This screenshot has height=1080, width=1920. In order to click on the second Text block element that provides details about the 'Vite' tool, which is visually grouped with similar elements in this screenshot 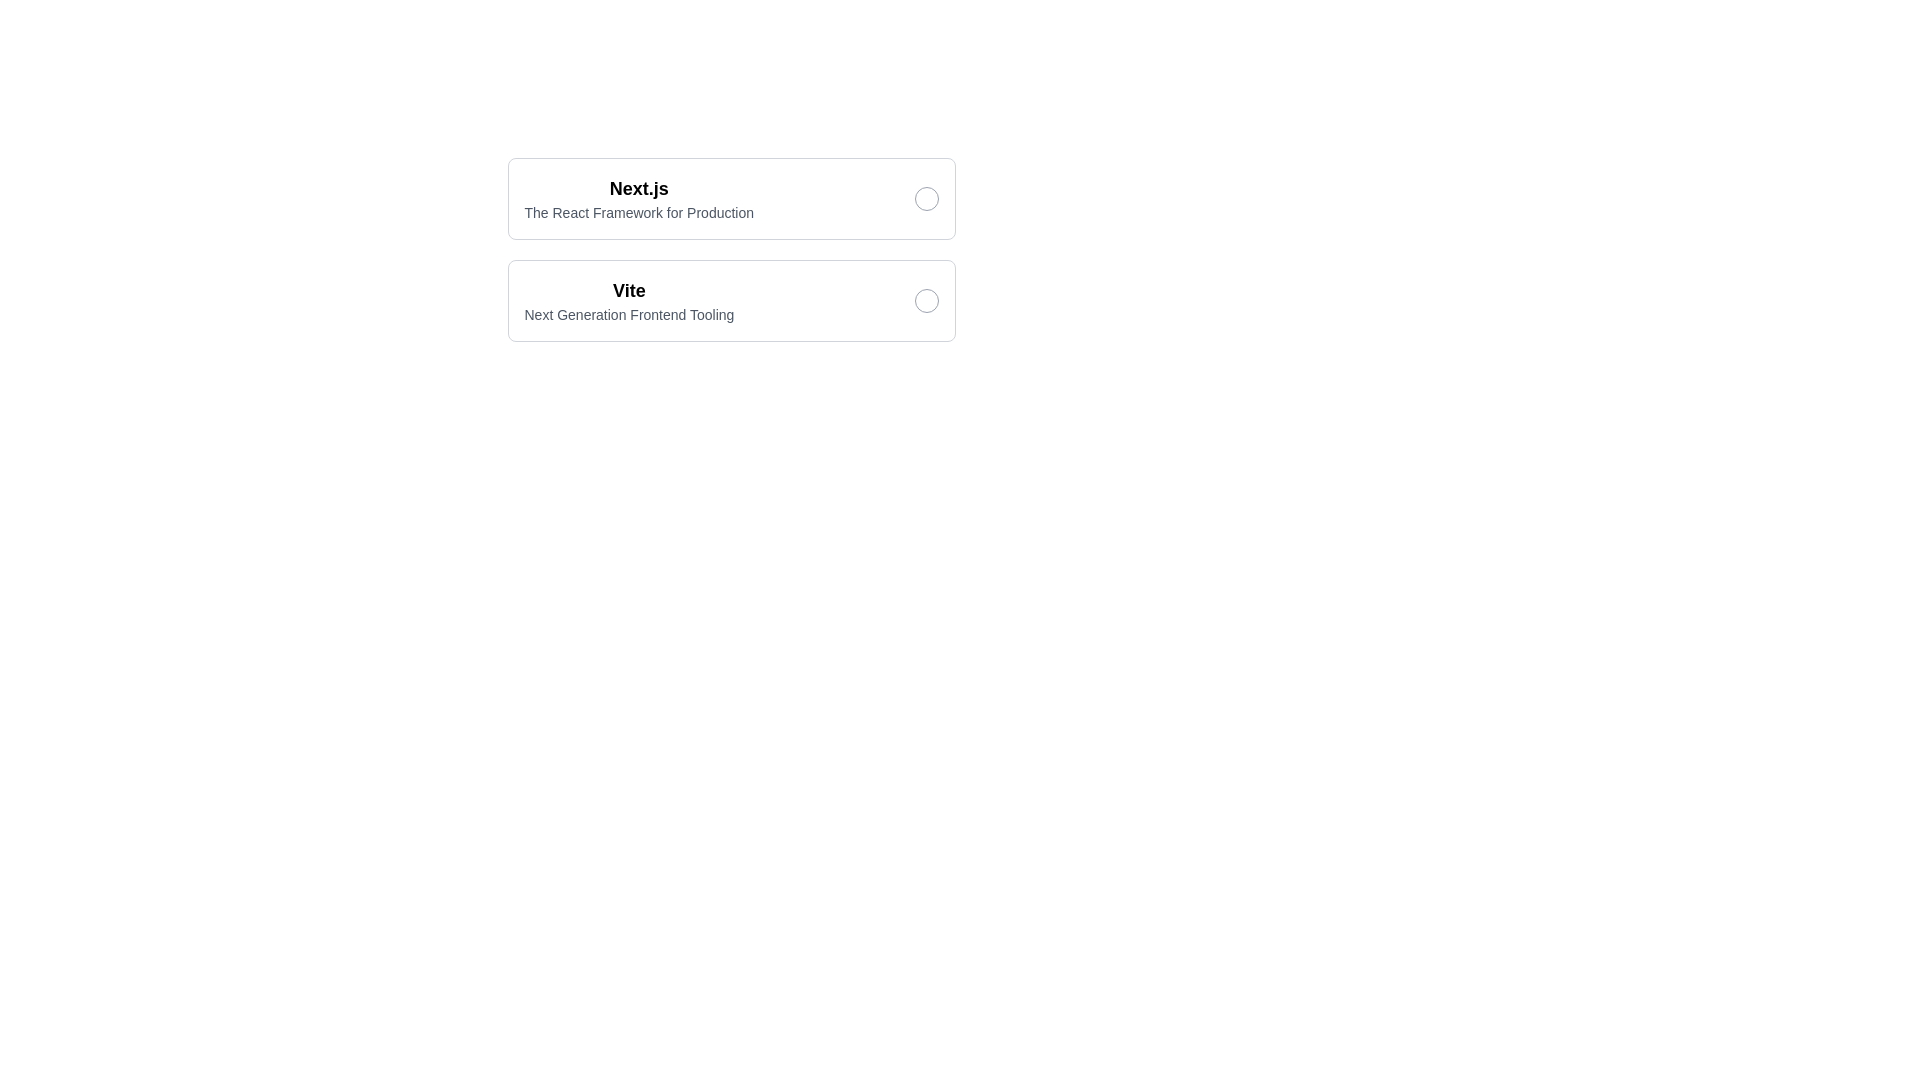, I will do `click(628, 300)`.